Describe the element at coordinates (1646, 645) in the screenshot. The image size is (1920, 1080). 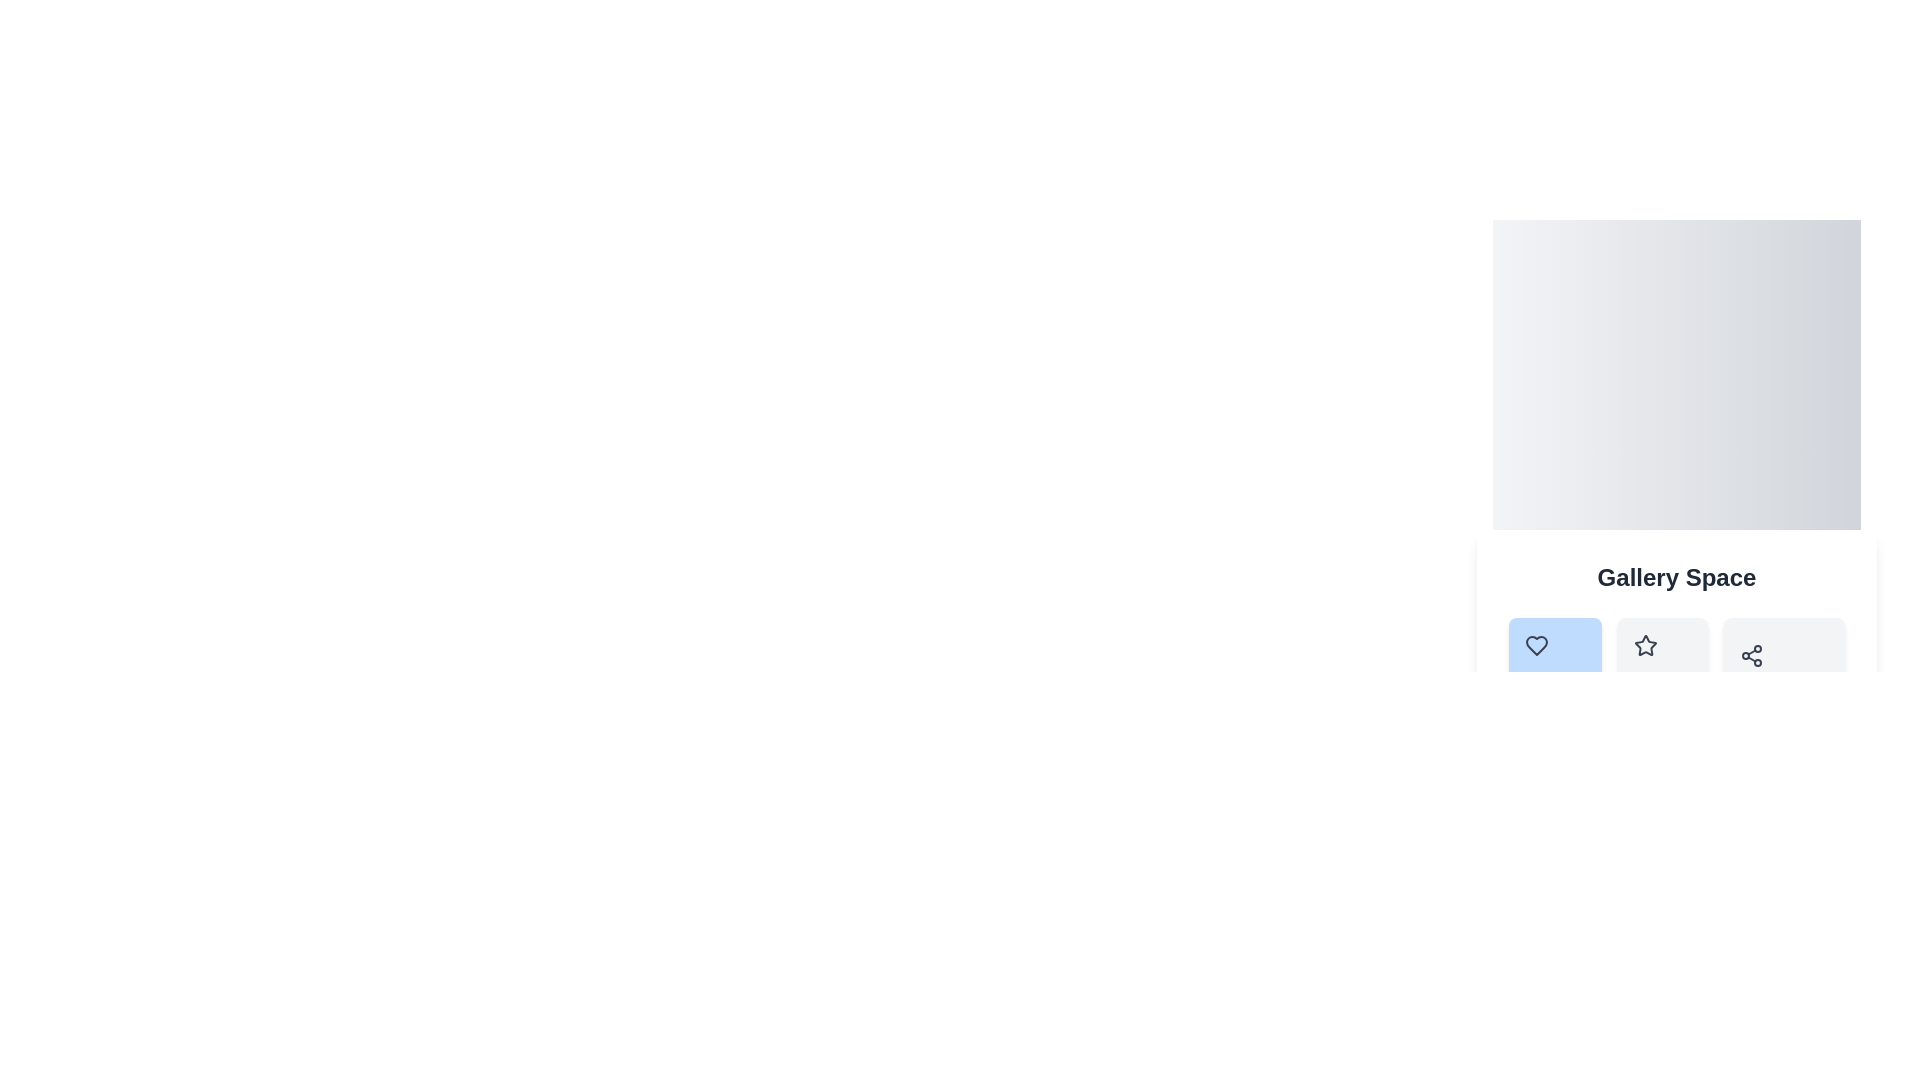
I see `the second icon from the left in the row below the 'Gallery Space' title to interact with the favorite or rating action` at that location.